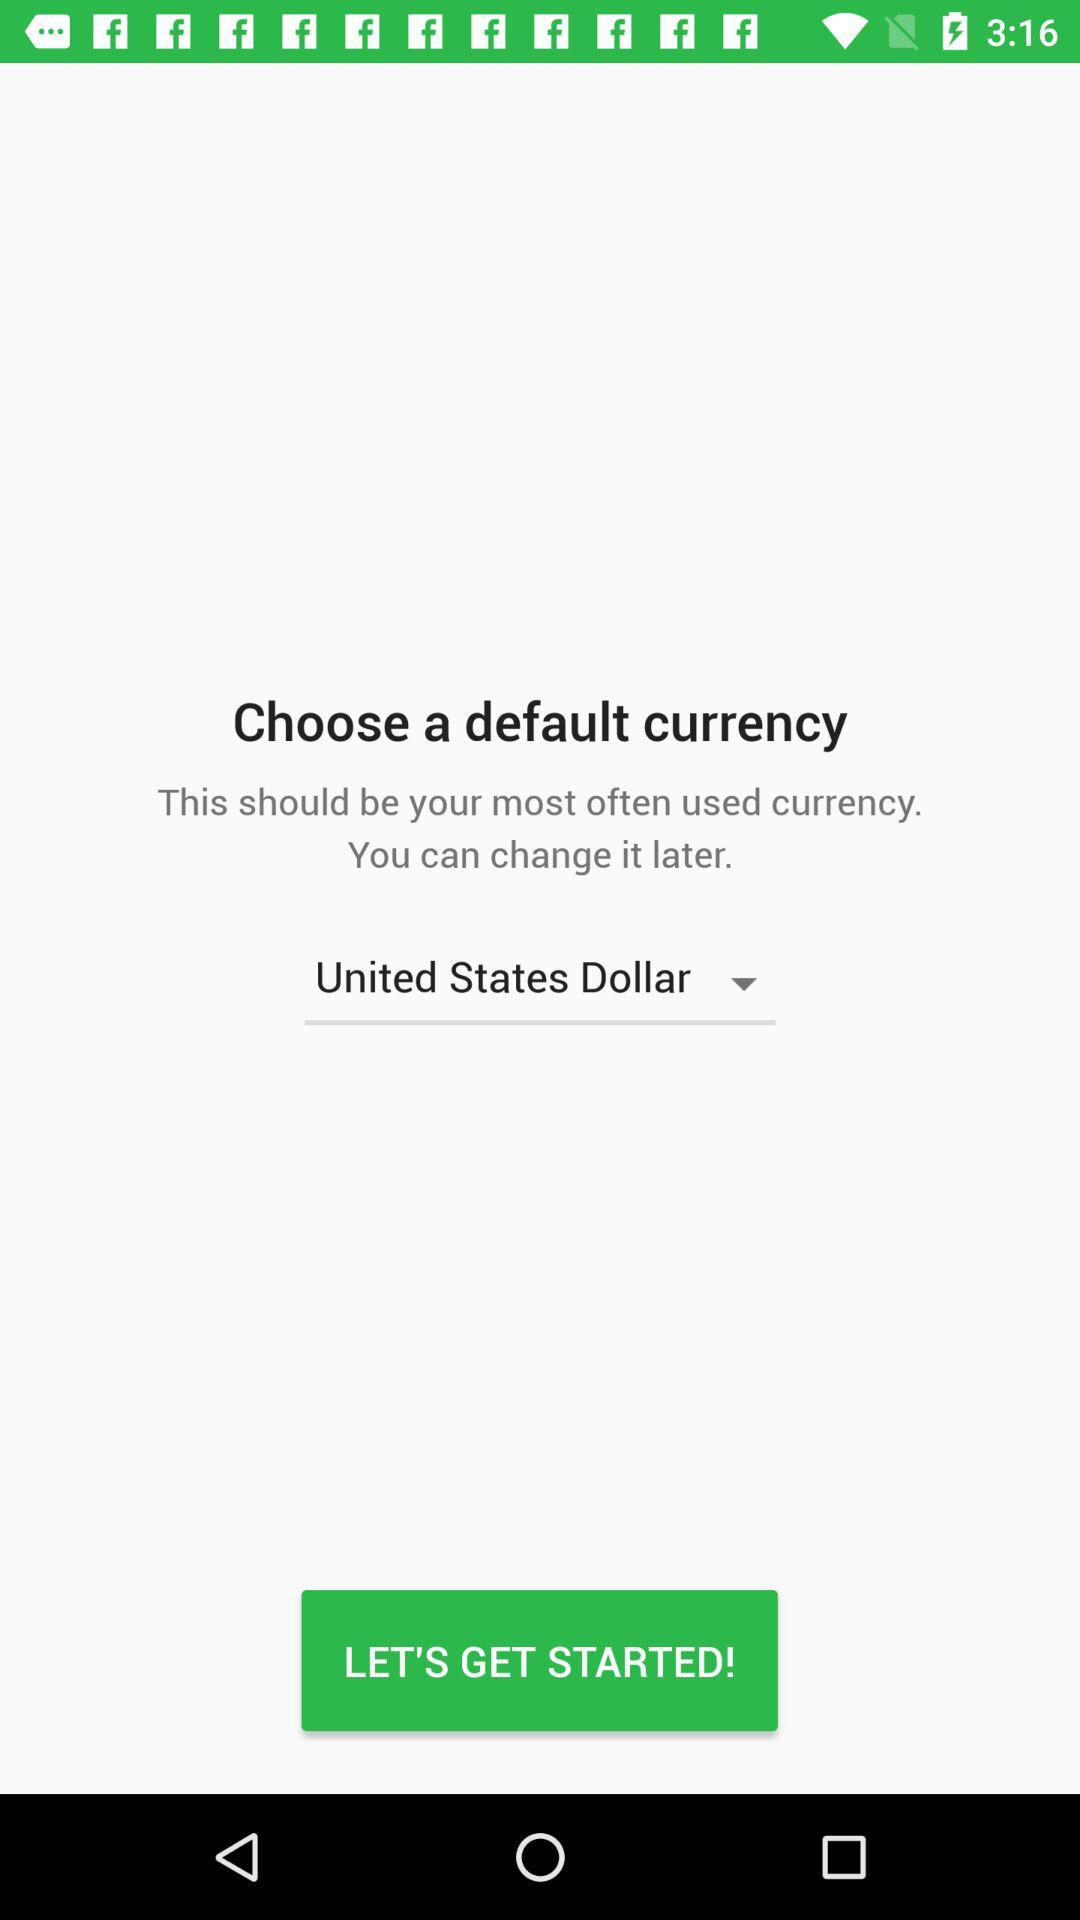 Image resolution: width=1080 pixels, height=1920 pixels. I want to click on let s get item, so click(538, 1660).